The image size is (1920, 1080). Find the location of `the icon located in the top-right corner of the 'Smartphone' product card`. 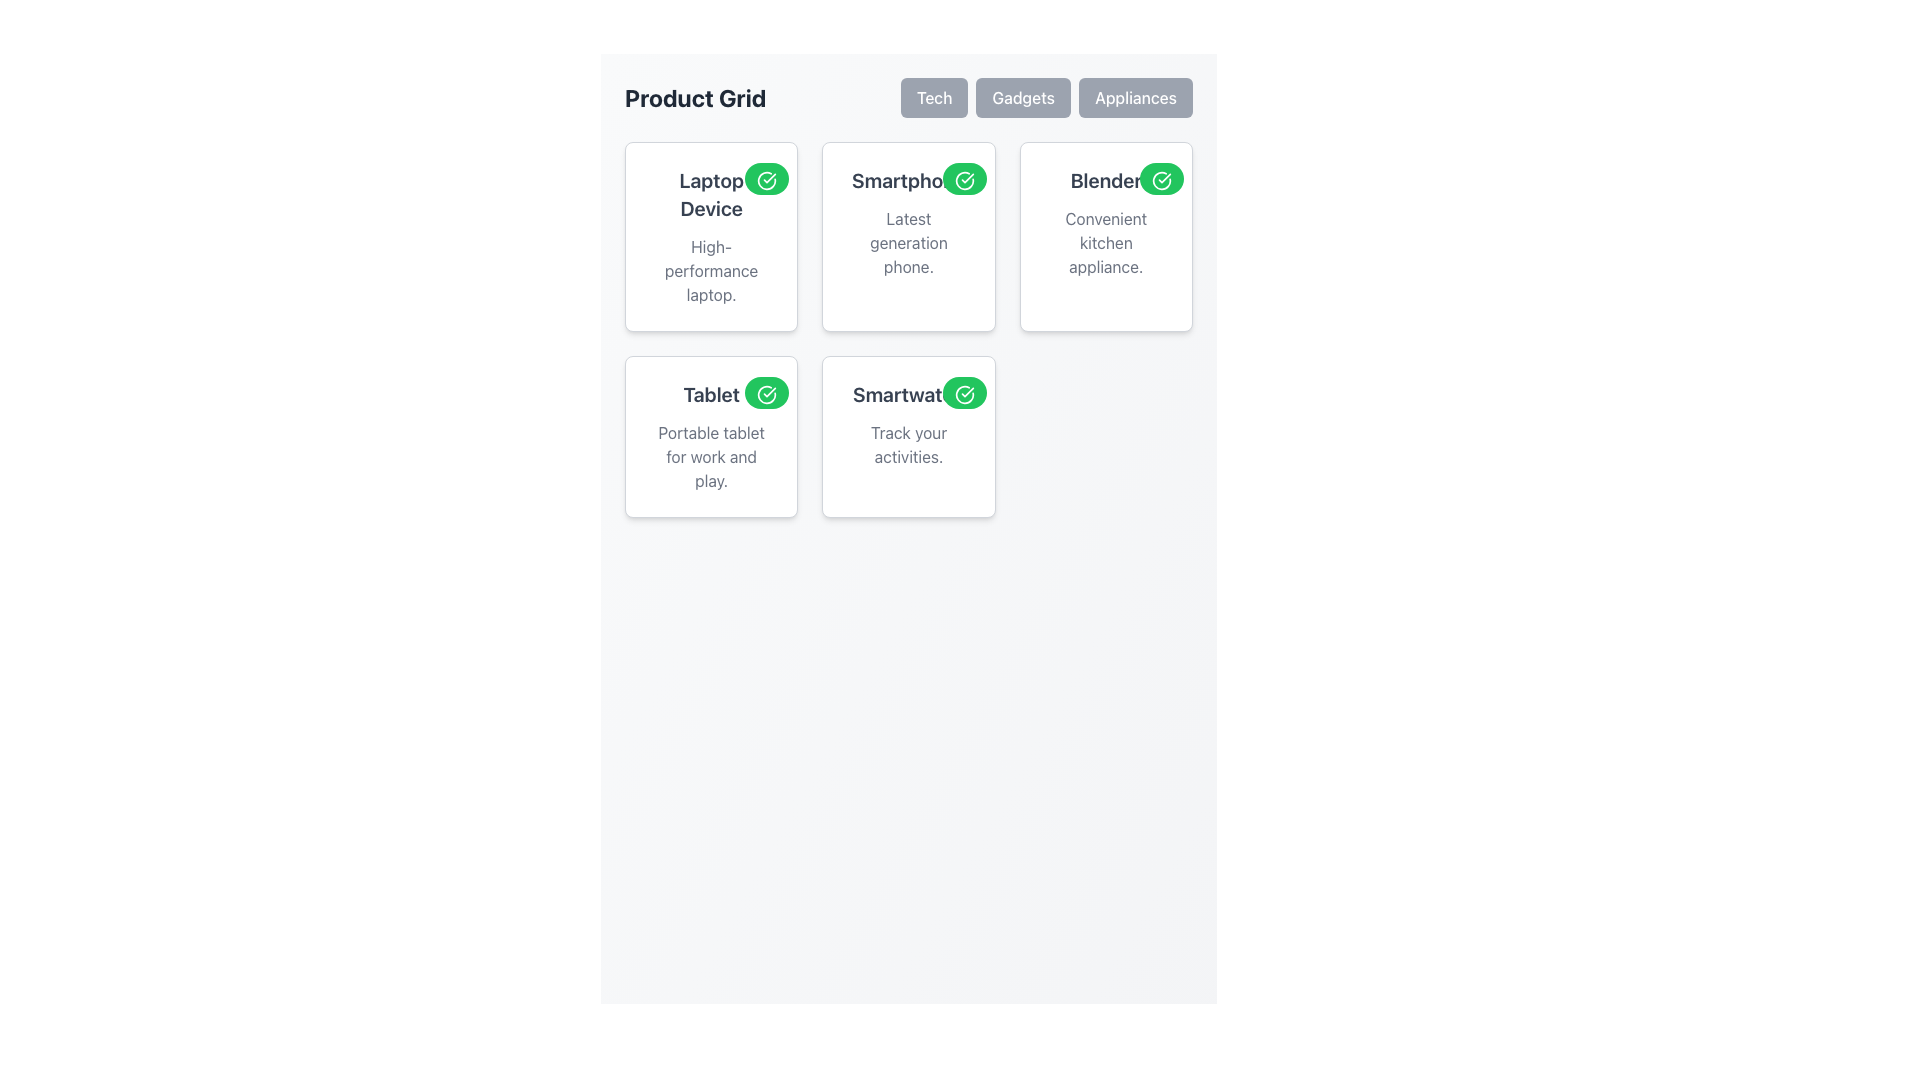

the icon located in the top-right corner of the 'Smartphone' product card is located at coordinates (964, 180).